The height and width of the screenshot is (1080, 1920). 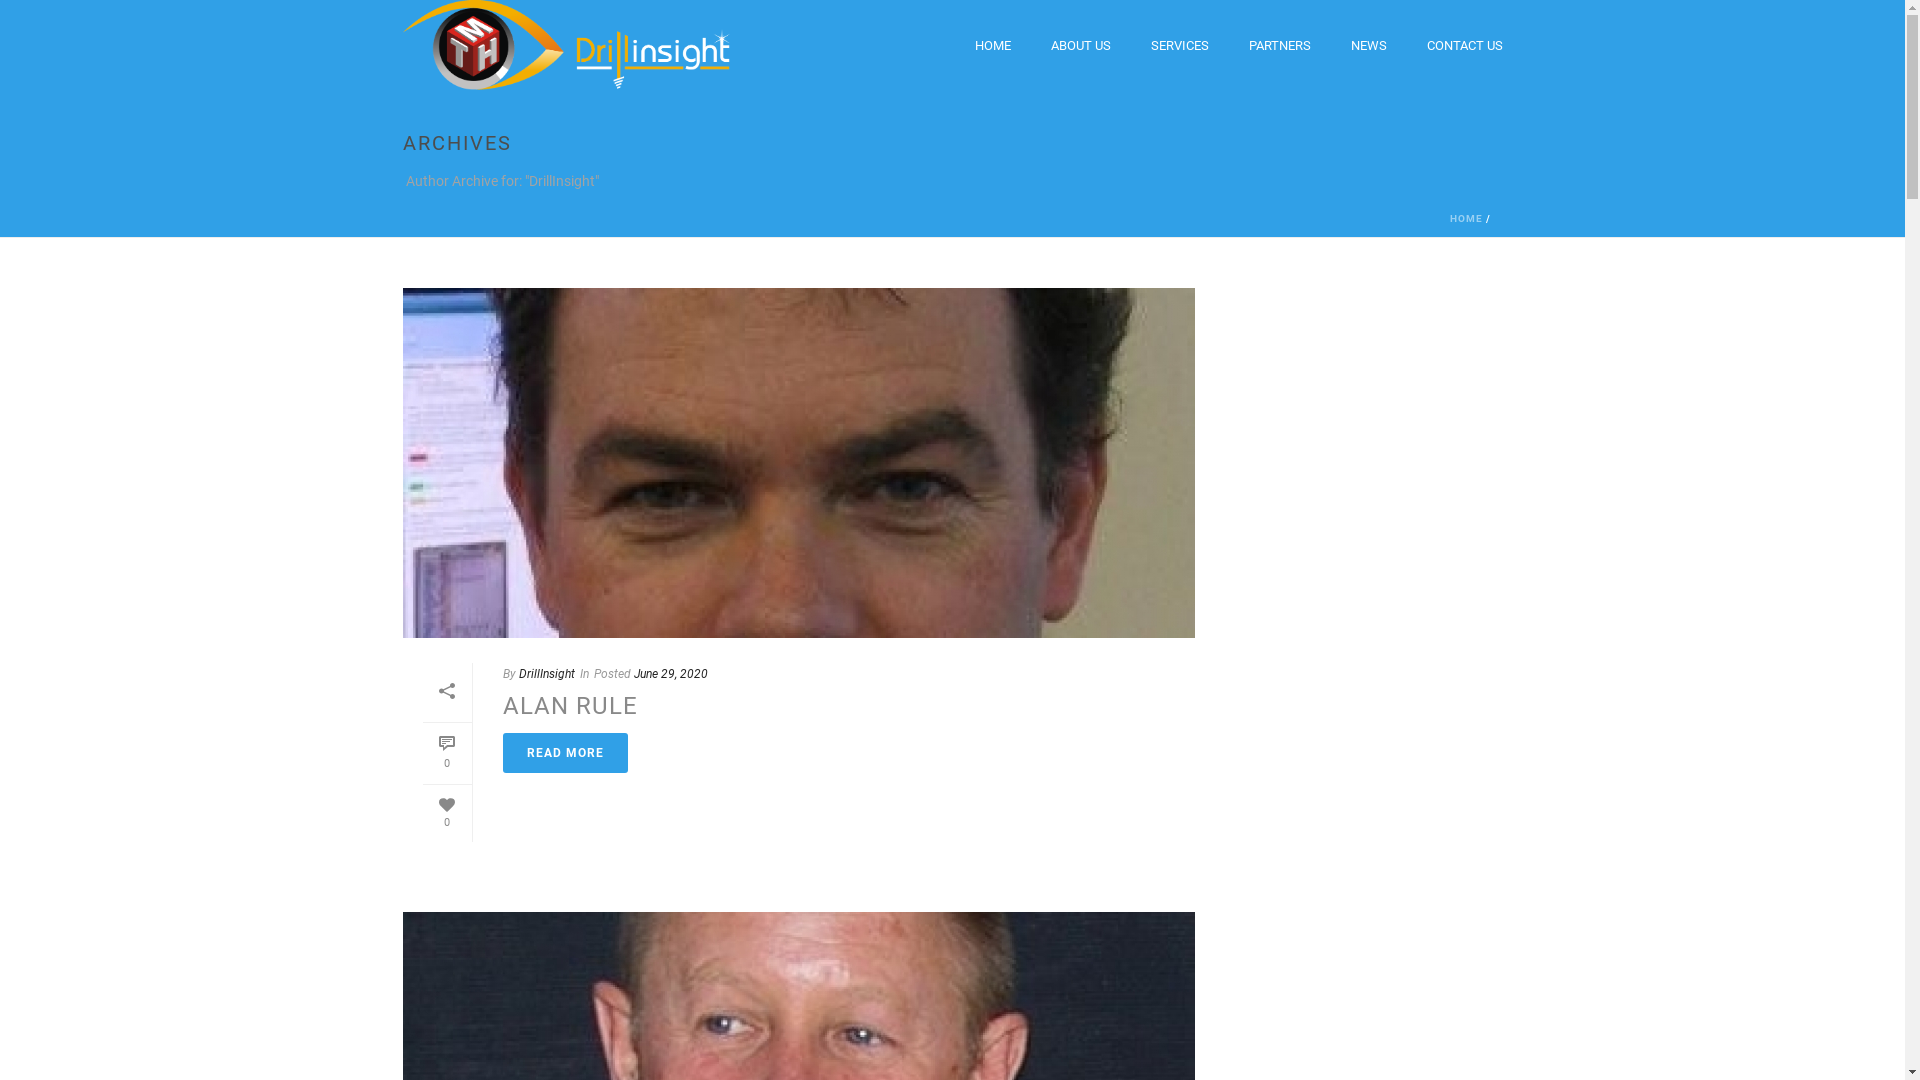 What do you see at coordinates (518, 674) in the screenshot?
I see `'DrillInsight'` at bounding box center [518, 674].